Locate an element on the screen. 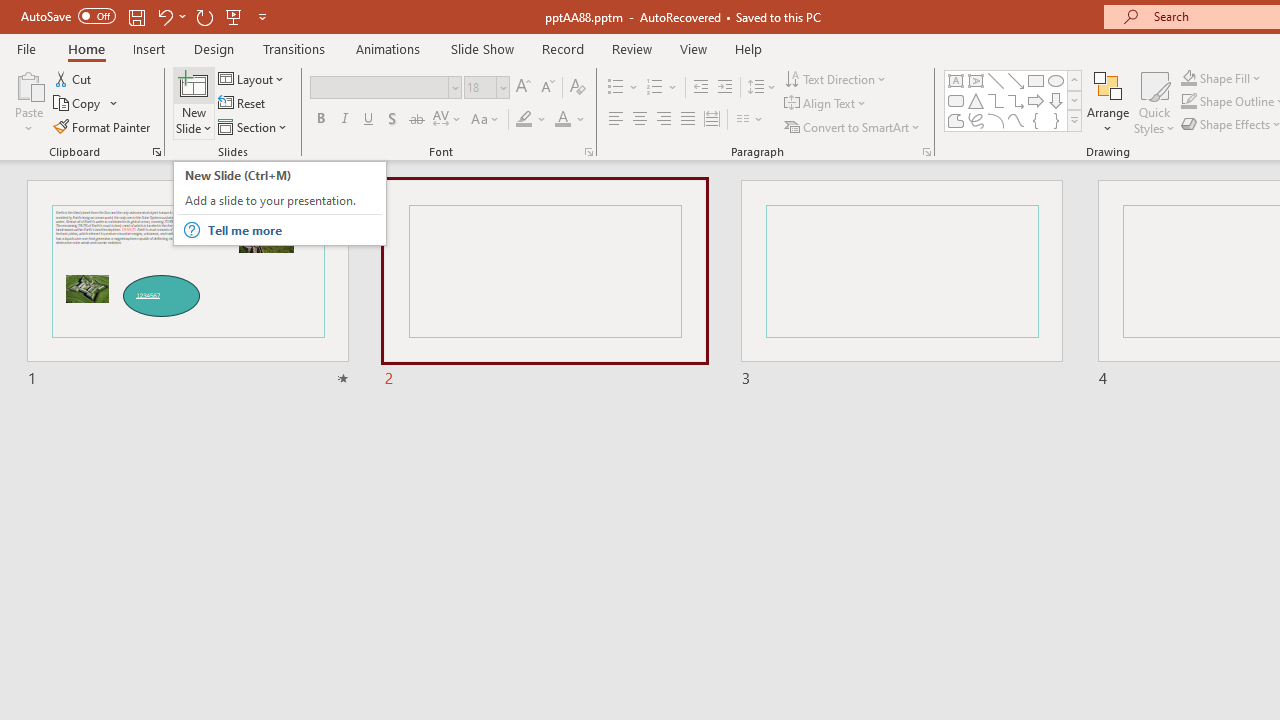  'Shape Fill' is located at coordinates (1220, 77).